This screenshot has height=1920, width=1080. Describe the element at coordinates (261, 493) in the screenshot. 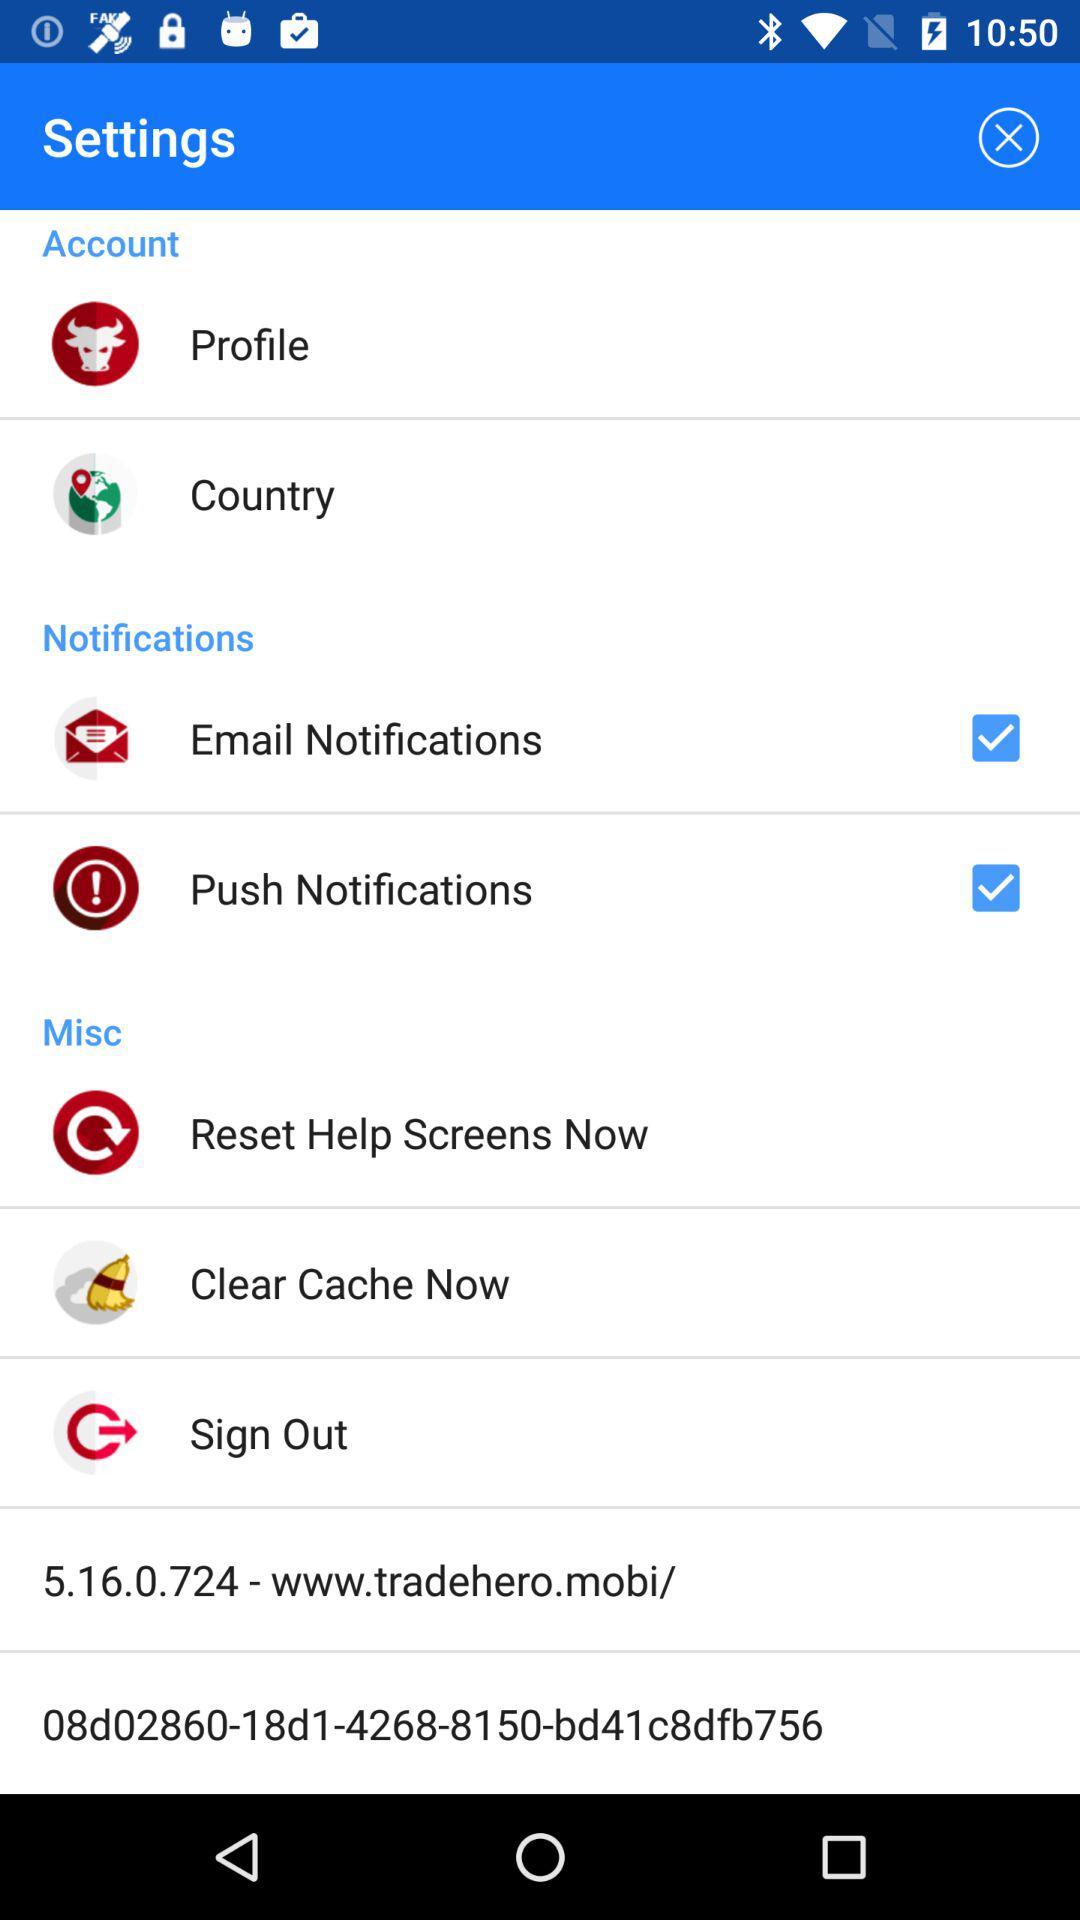

I see `icon above notifications icon` at that location.